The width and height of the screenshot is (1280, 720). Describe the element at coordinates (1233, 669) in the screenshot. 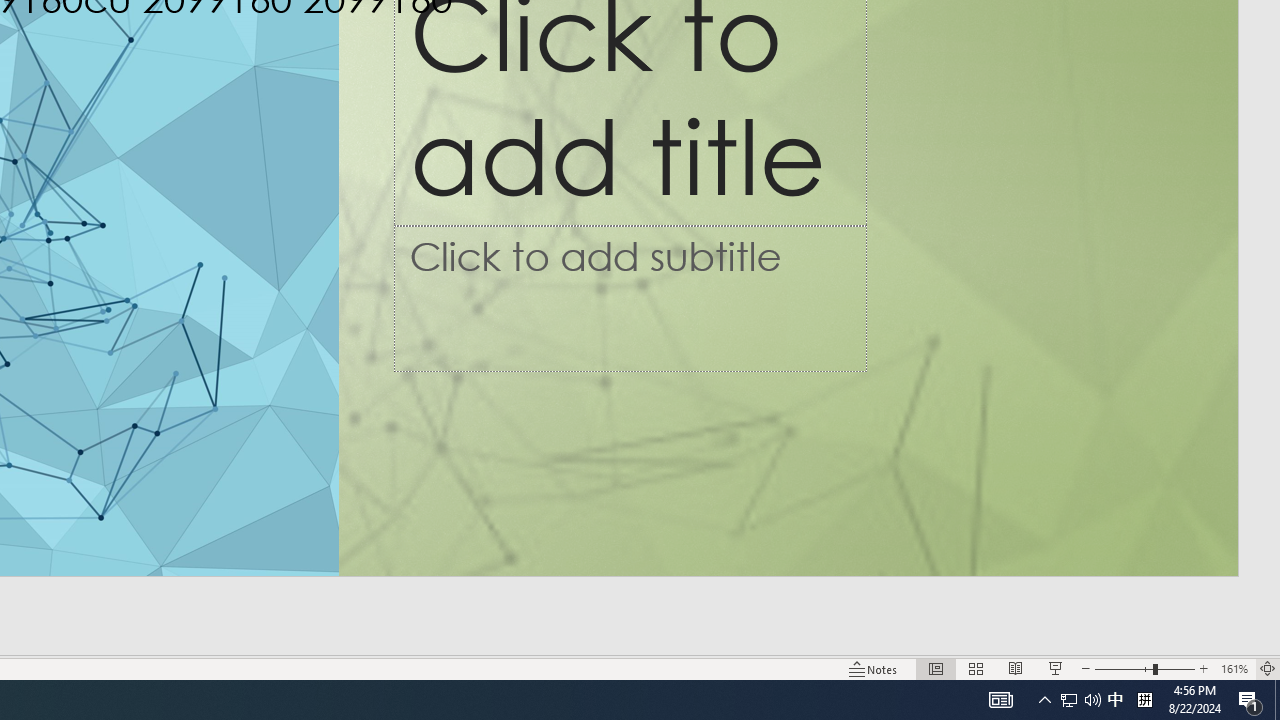

I see `'Zoom 161%'` at that location.